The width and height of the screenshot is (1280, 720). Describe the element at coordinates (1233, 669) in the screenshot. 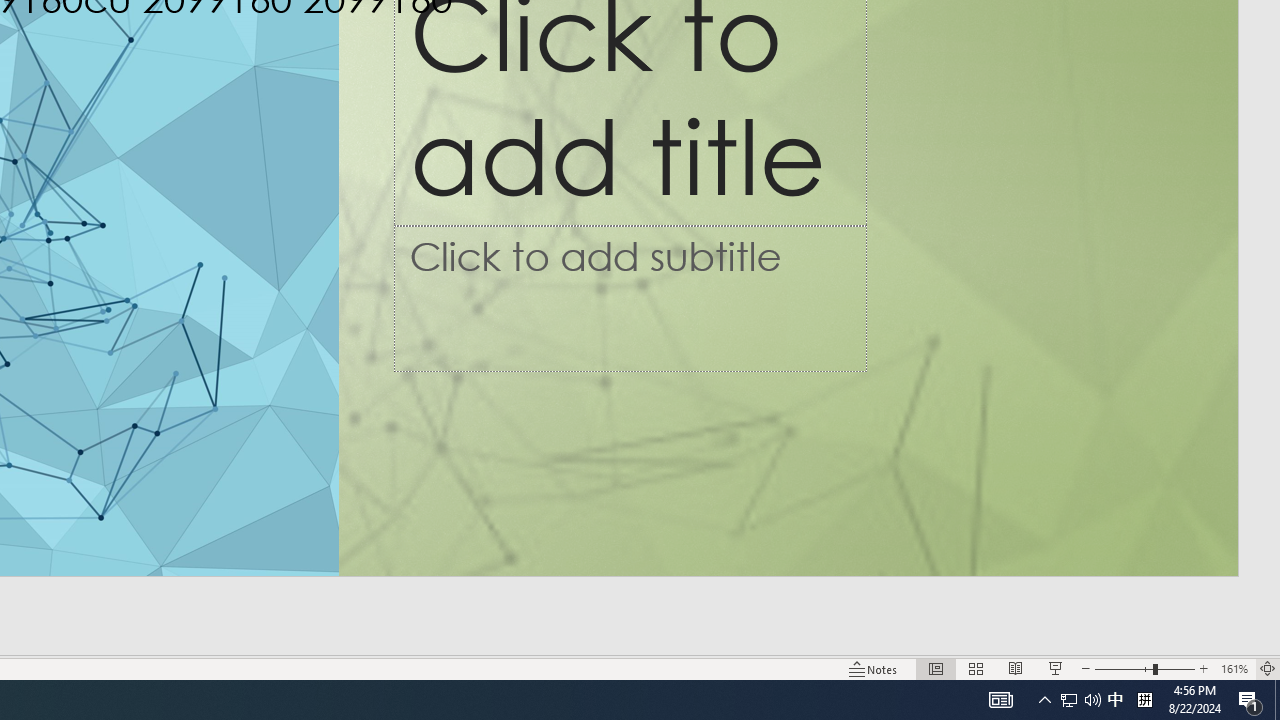

I see `'Zoom 161%'` at that location.